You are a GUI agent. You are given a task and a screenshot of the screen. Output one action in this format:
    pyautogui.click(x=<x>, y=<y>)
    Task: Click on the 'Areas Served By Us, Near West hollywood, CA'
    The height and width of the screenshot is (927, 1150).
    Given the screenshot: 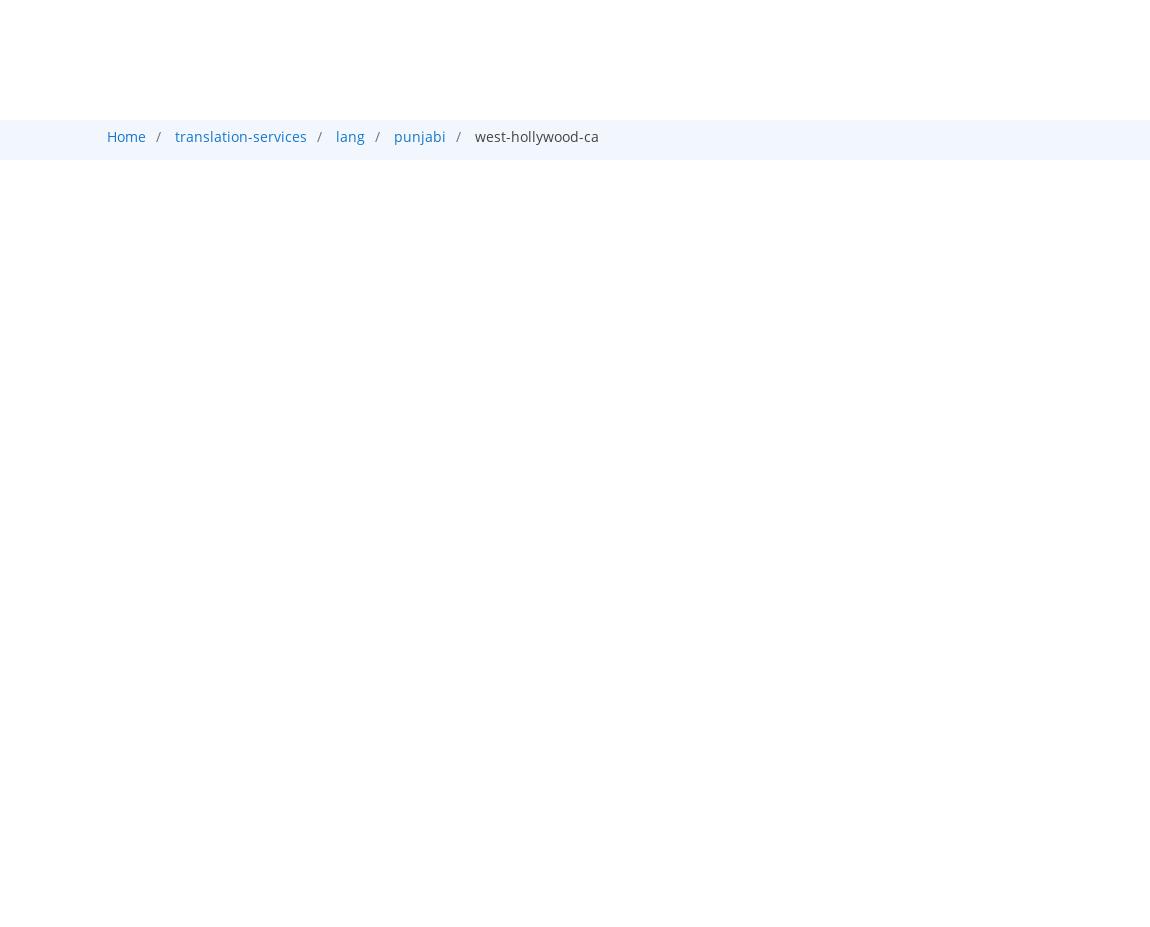 What is the action you would take?
    pyautogui.click(x=430, y=384)
    